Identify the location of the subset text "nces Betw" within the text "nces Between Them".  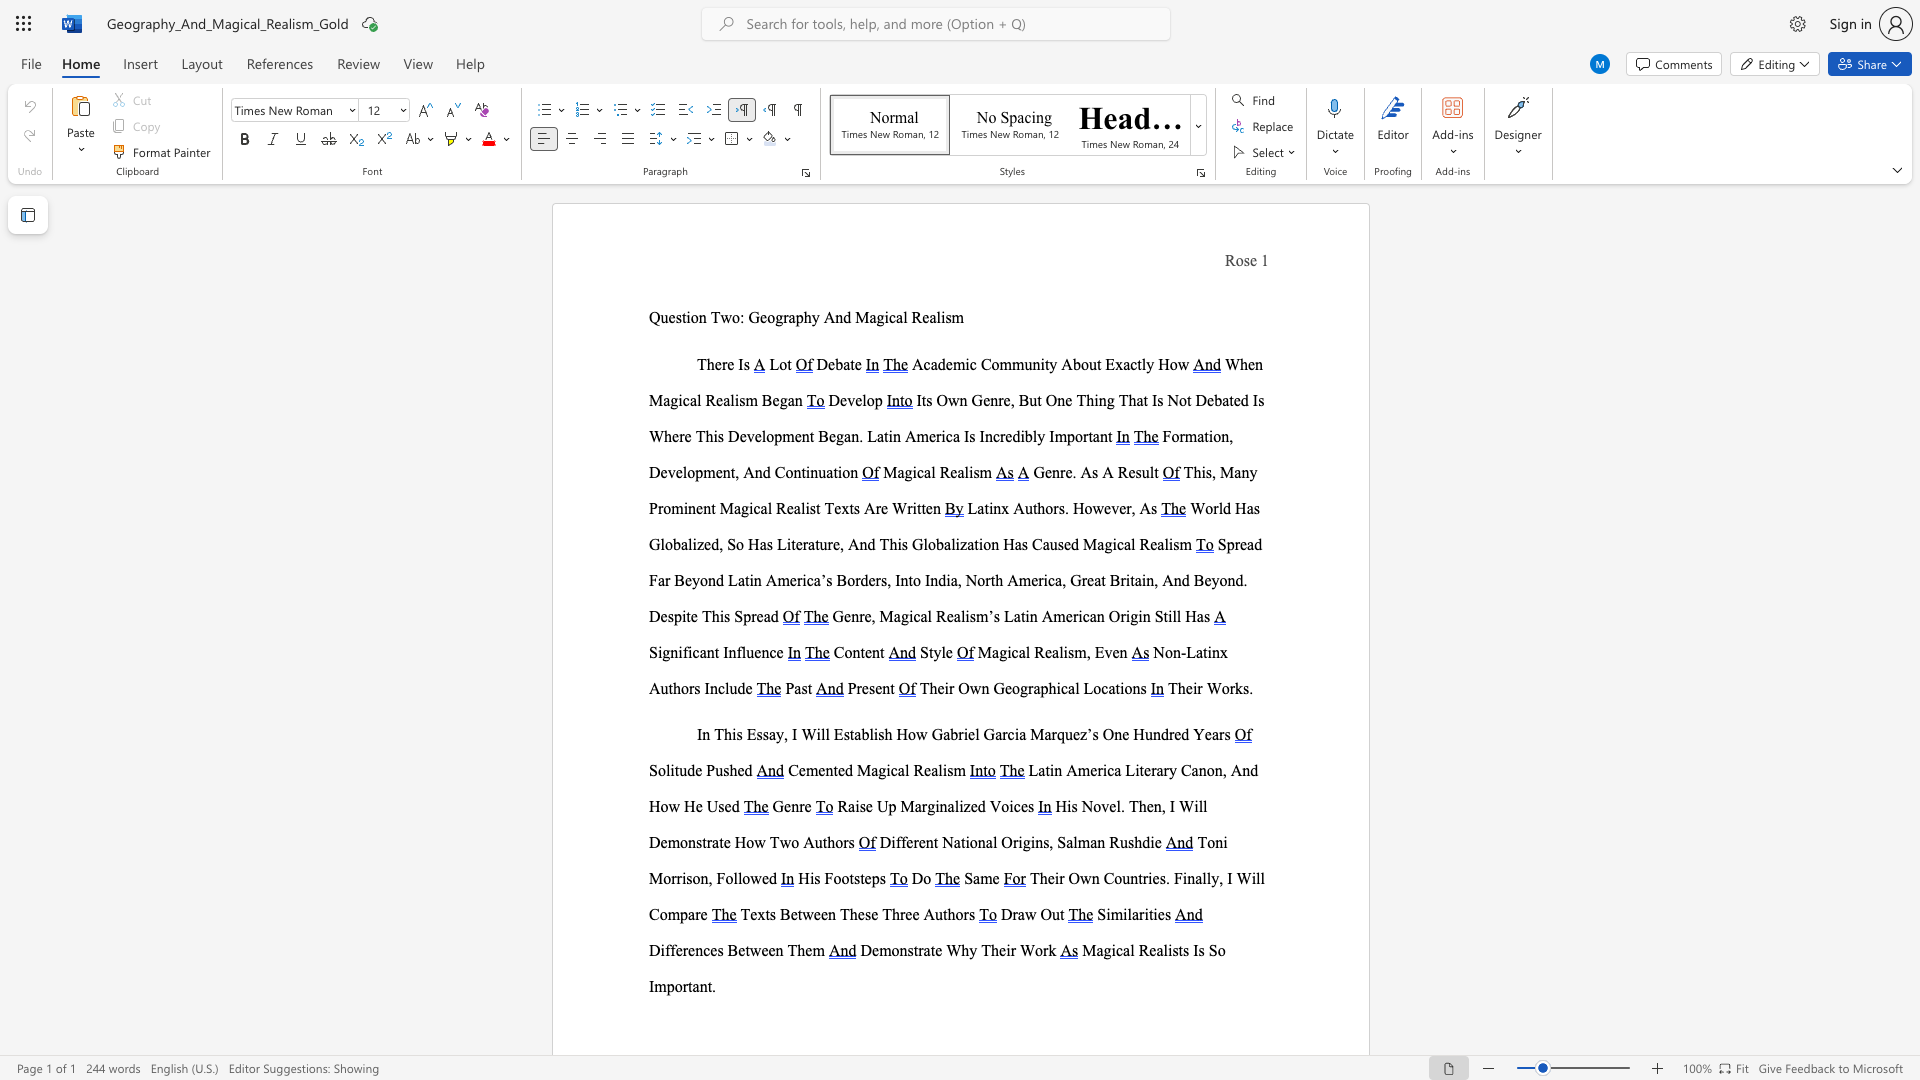
(695, 949).